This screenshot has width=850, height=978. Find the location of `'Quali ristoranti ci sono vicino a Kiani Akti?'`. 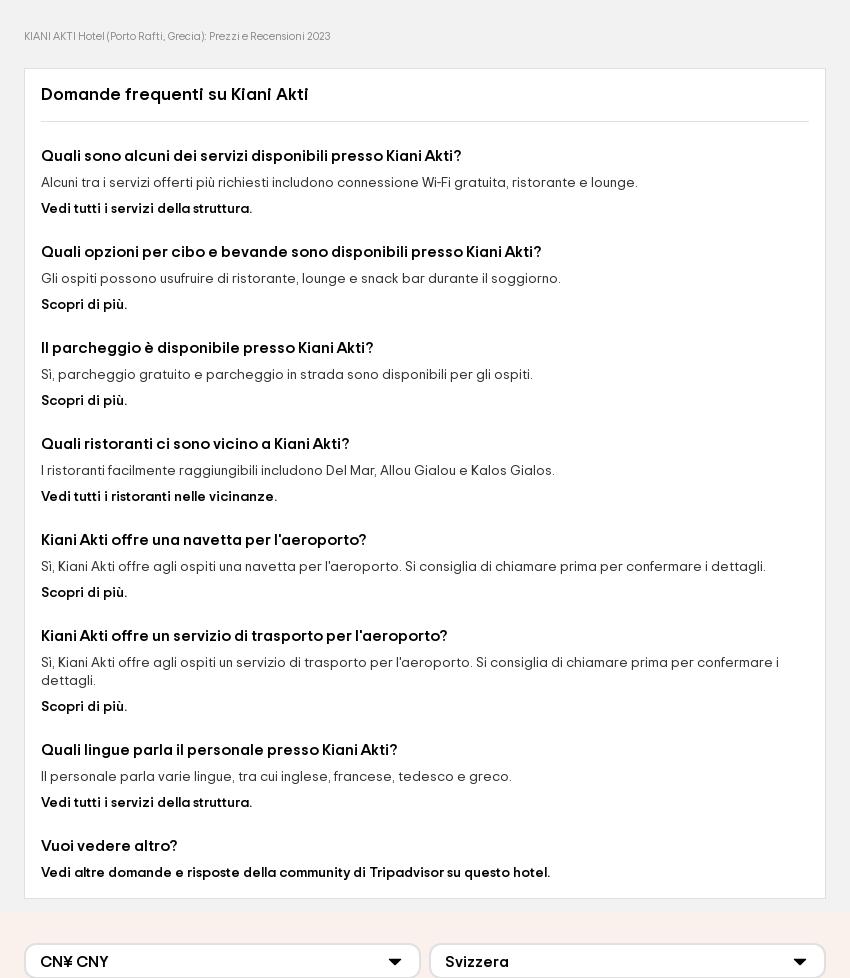

'Quali ristoranti ci sono vicino a Kiani Akti?' is located at coordinates (193, 443).